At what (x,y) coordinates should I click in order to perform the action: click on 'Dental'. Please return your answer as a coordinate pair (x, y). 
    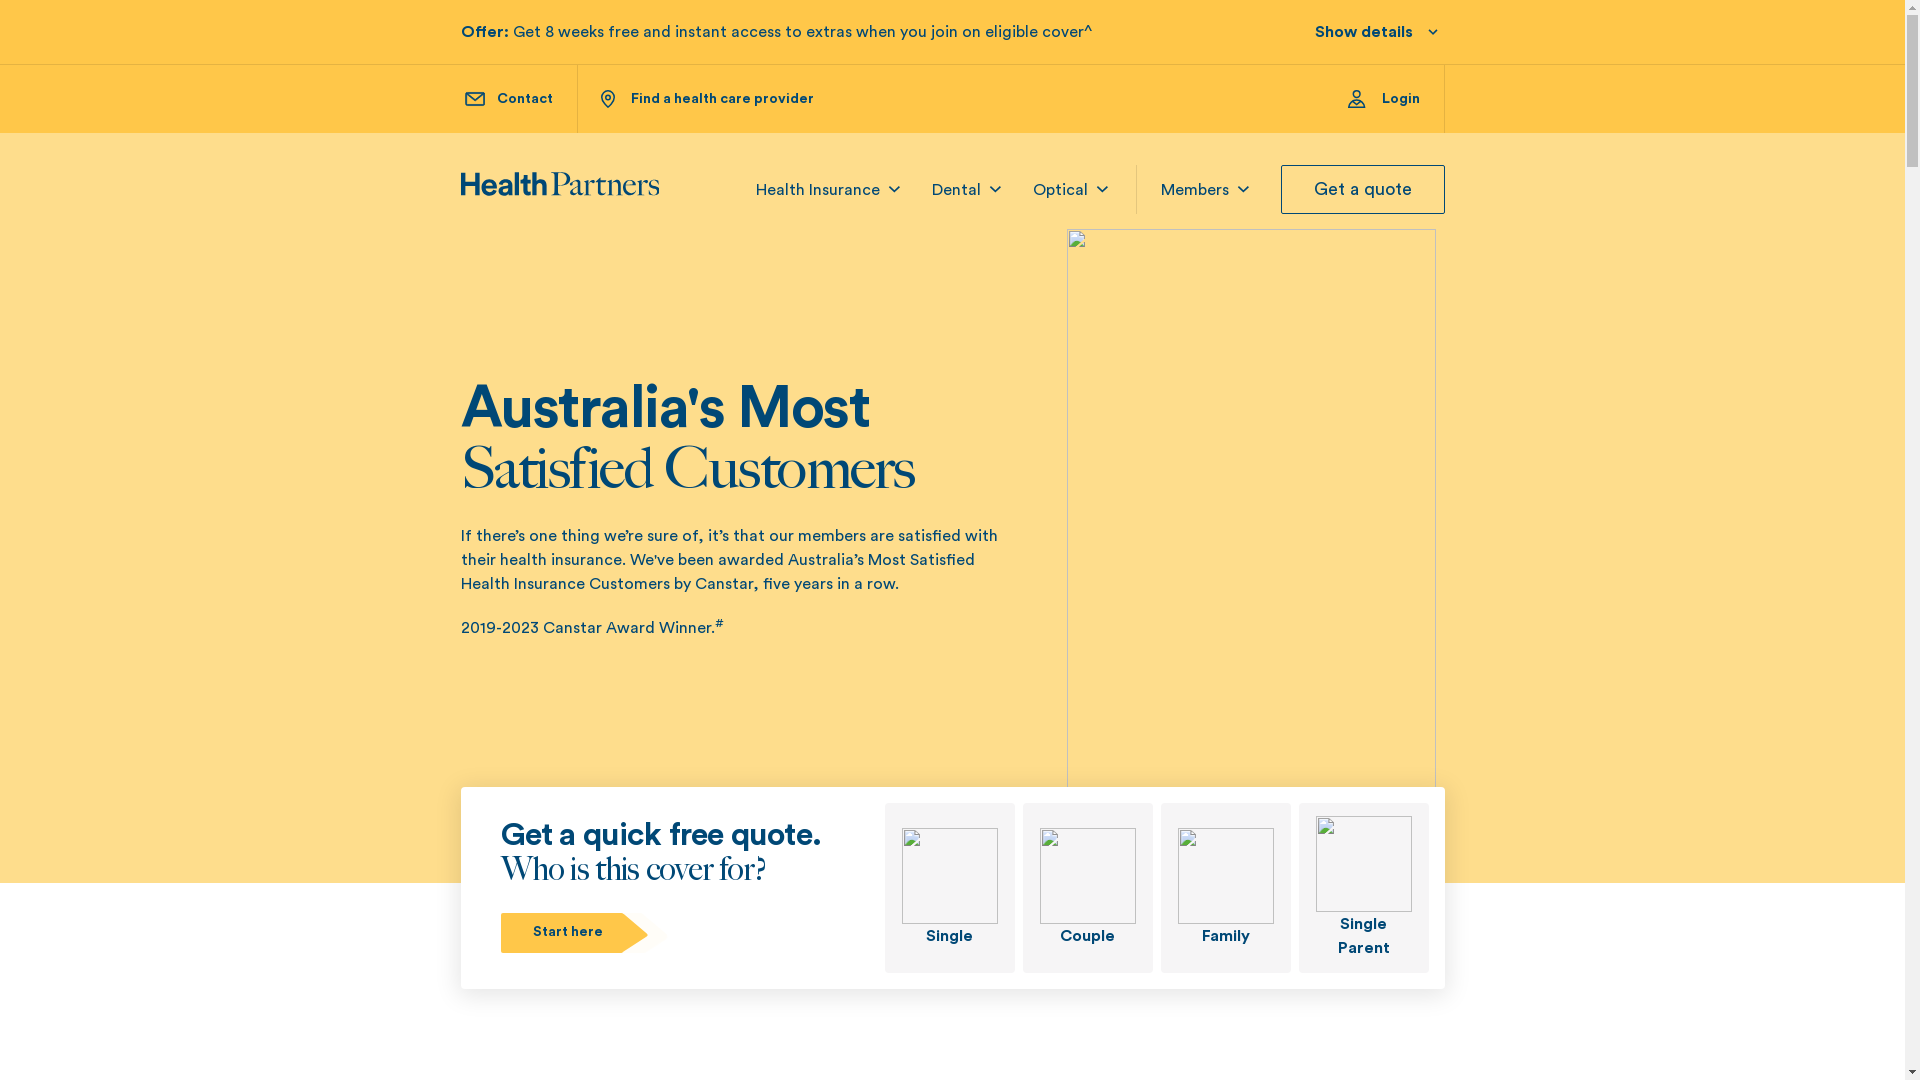
    Looking at the image, I should click on (955, 189).